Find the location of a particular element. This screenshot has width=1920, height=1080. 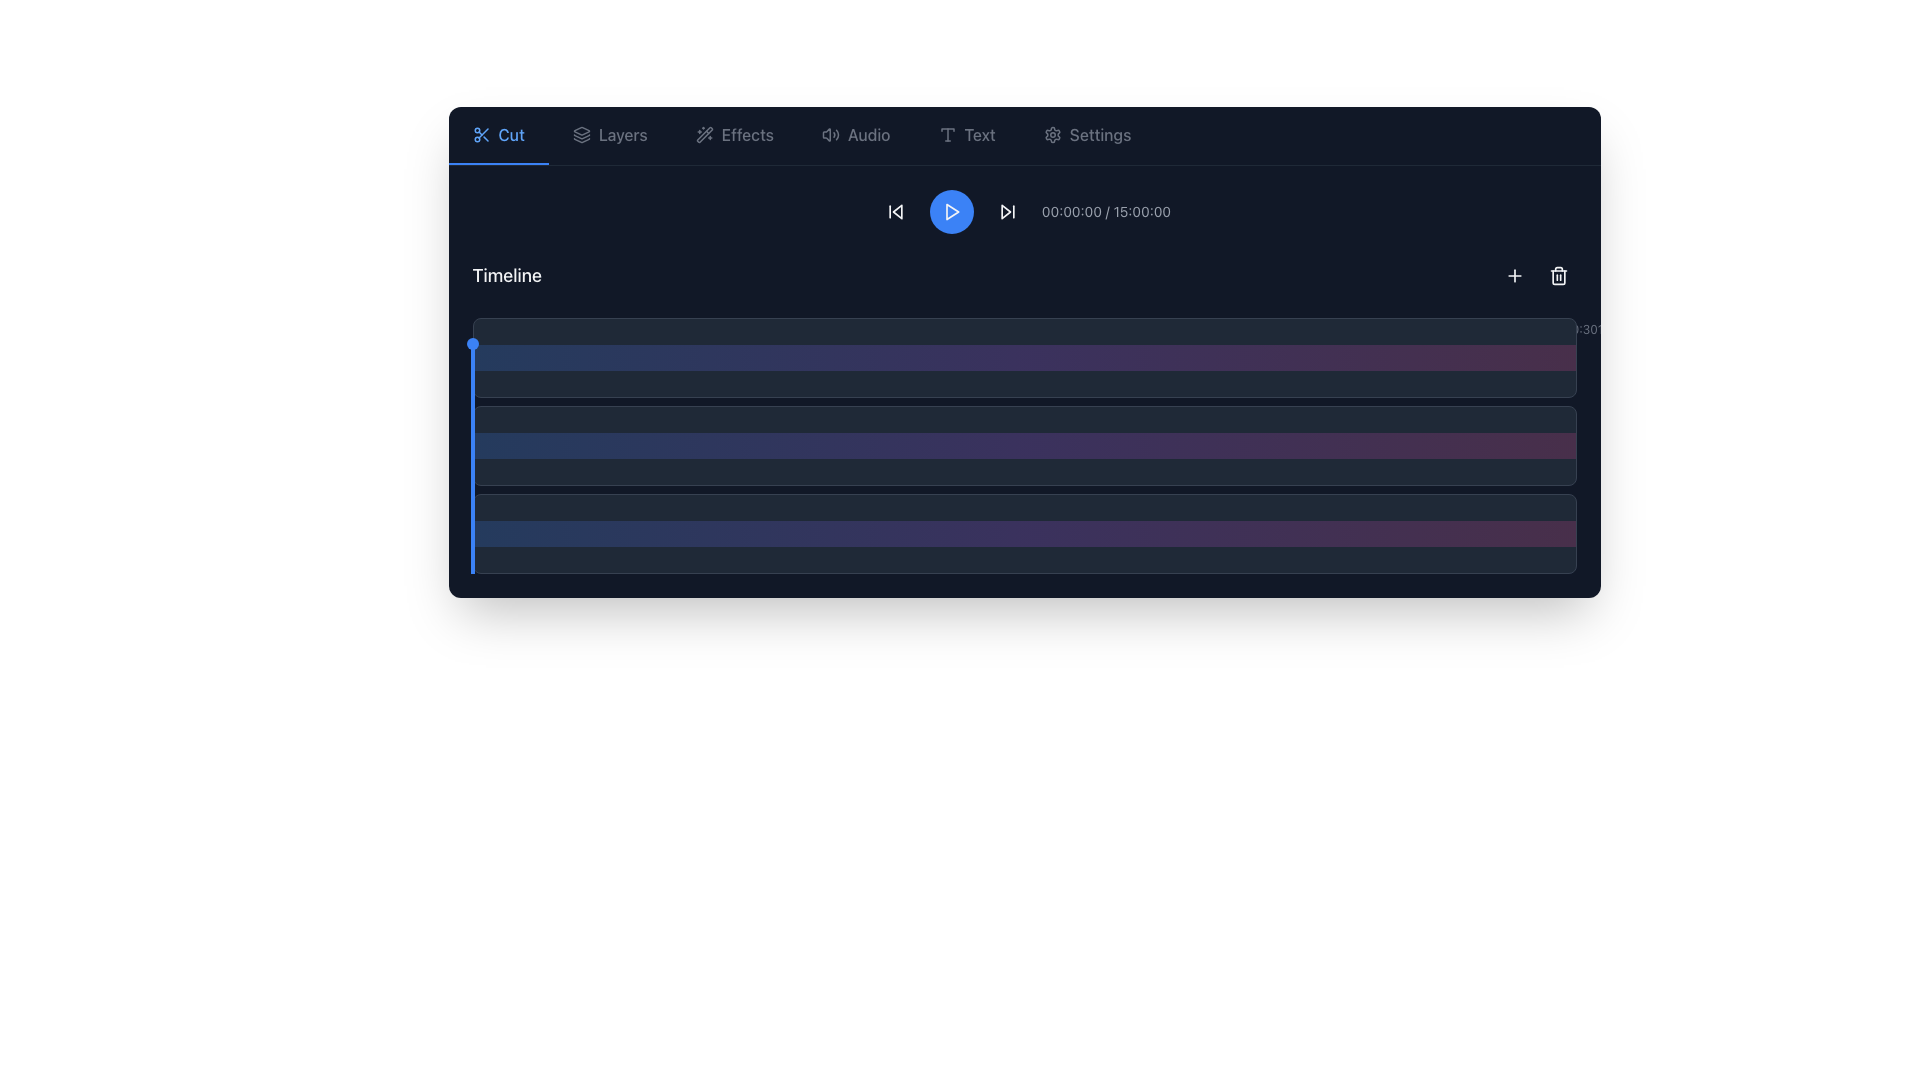

text from the label that is associated with the scissors icon in the tool selection interface is located at coordinates (511, 135).